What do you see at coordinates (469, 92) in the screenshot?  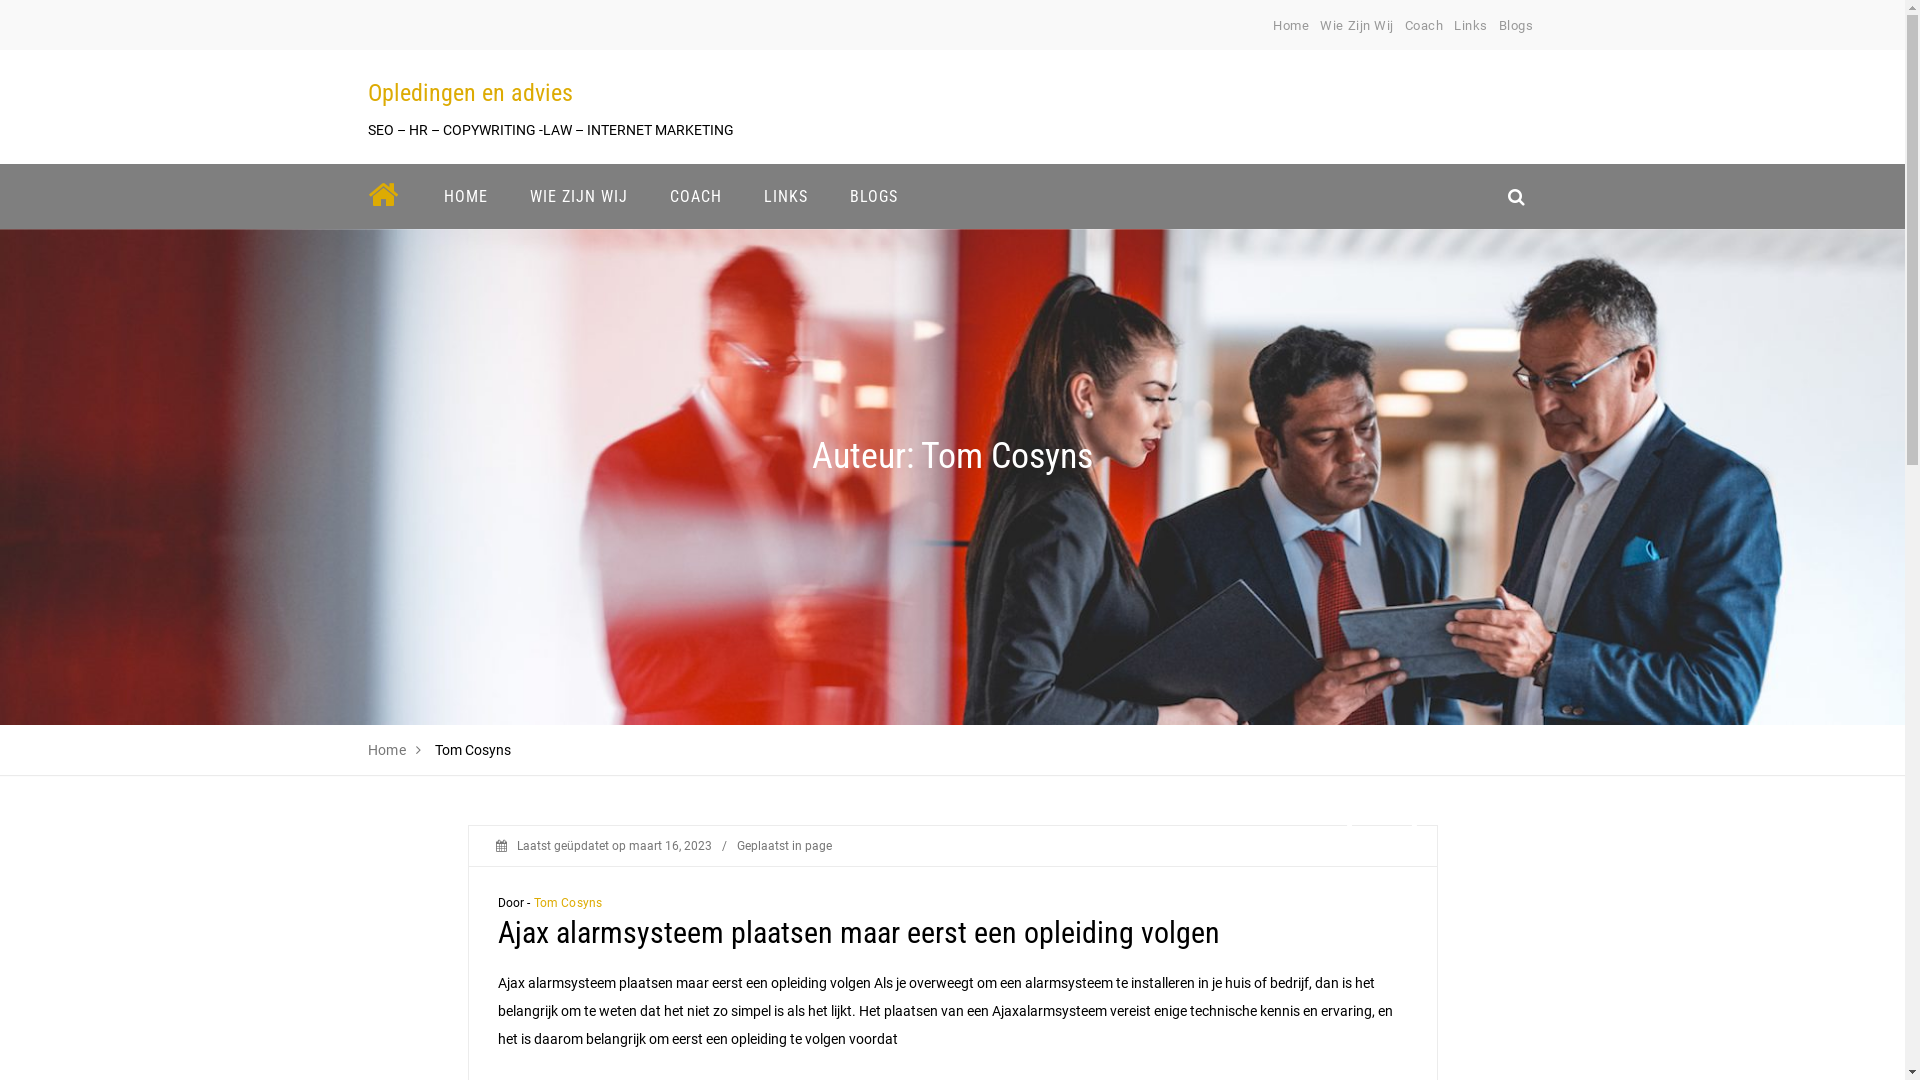 I see `'Opledingen en advies'` at bounding box center [469, 92].